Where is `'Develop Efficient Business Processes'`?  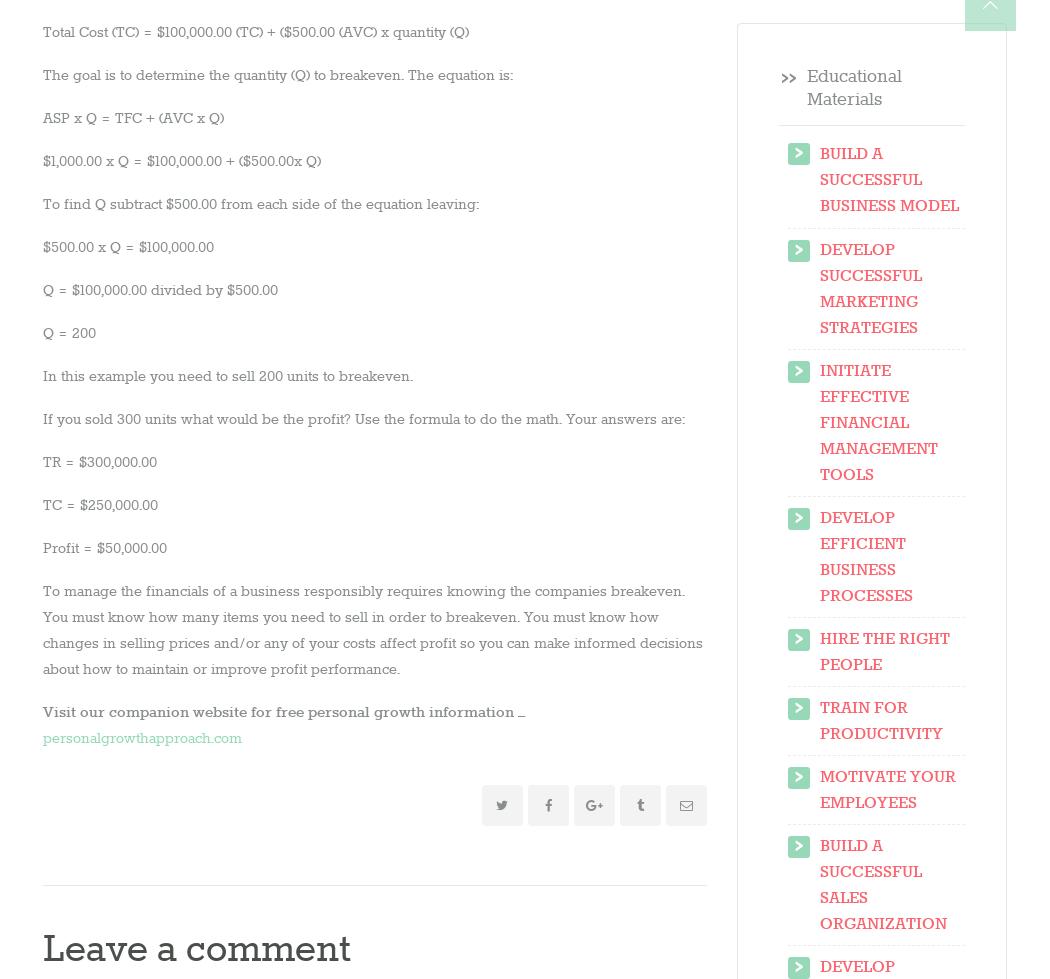
'Develop Efficient Business Processes' is located at coordinates (818, 555).